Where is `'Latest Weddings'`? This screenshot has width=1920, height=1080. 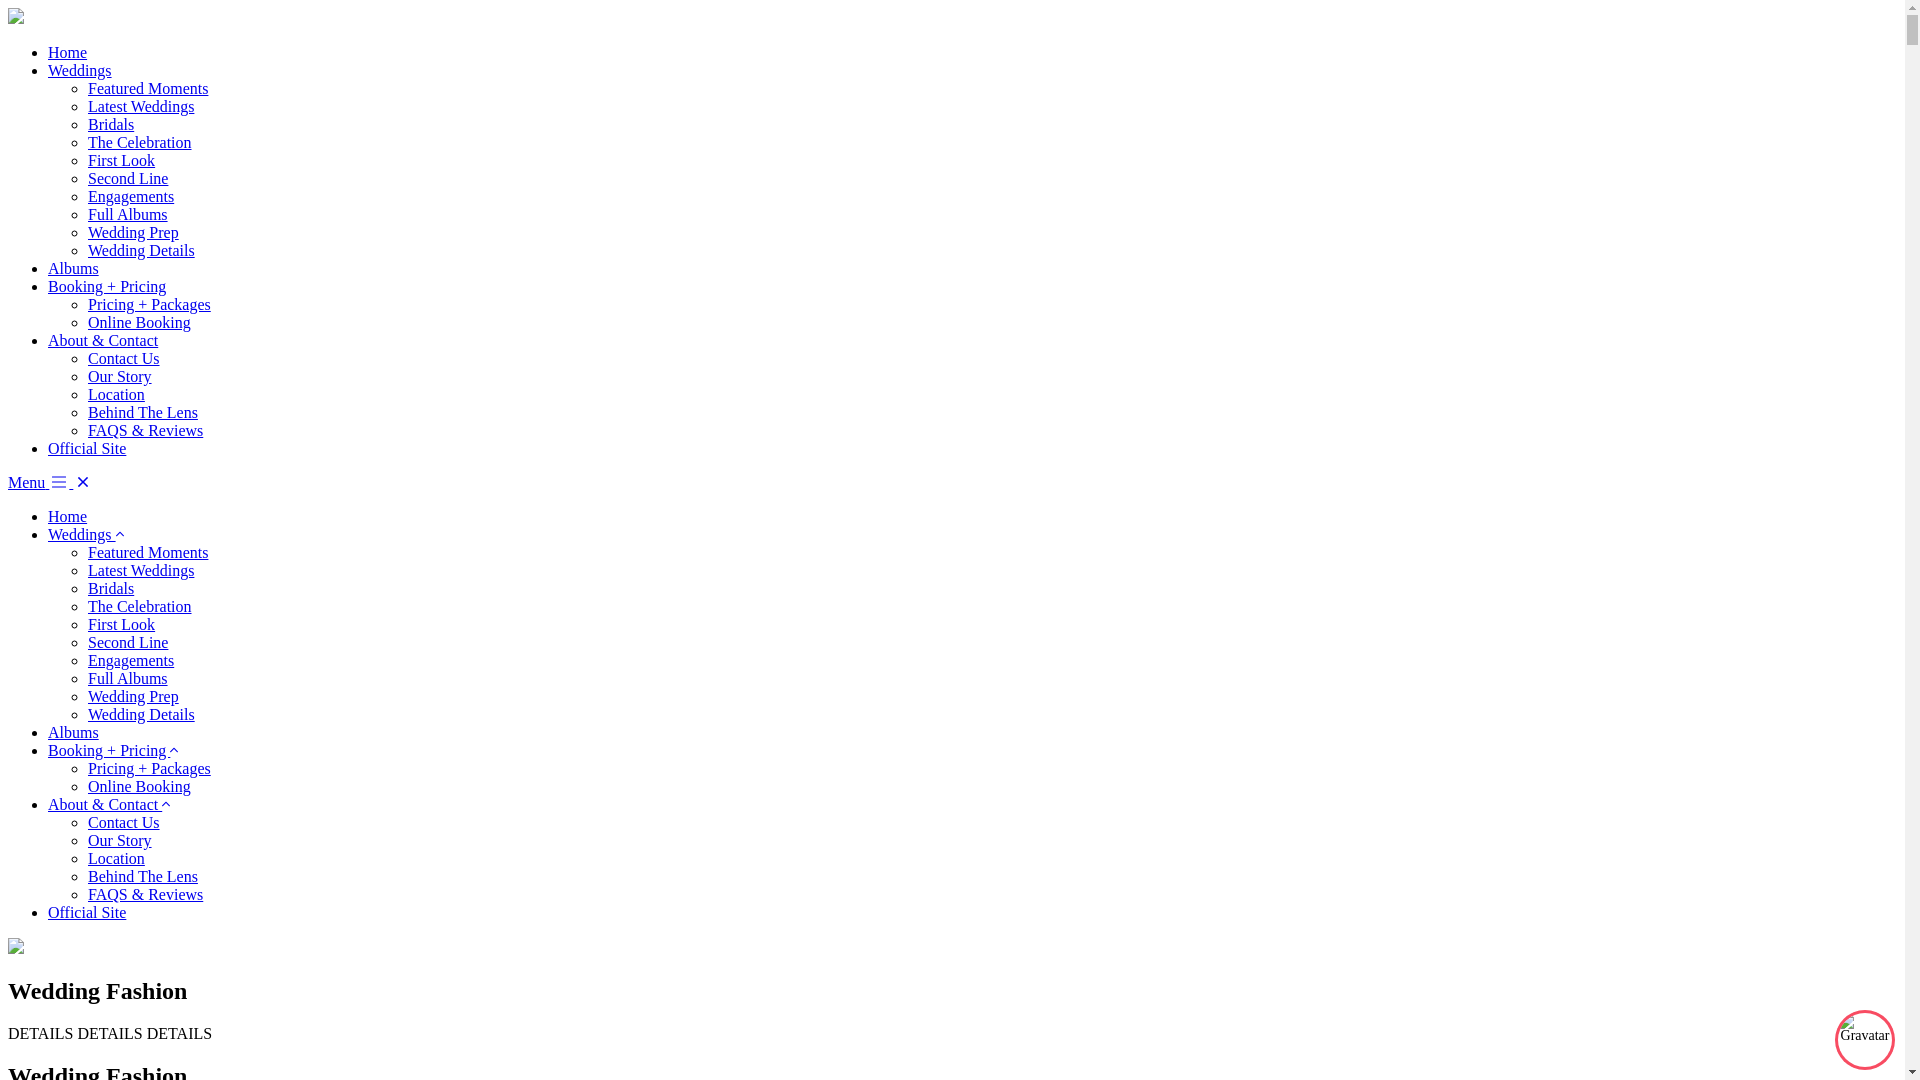
'Latest Weddings' is located at coordinates (139, 106).